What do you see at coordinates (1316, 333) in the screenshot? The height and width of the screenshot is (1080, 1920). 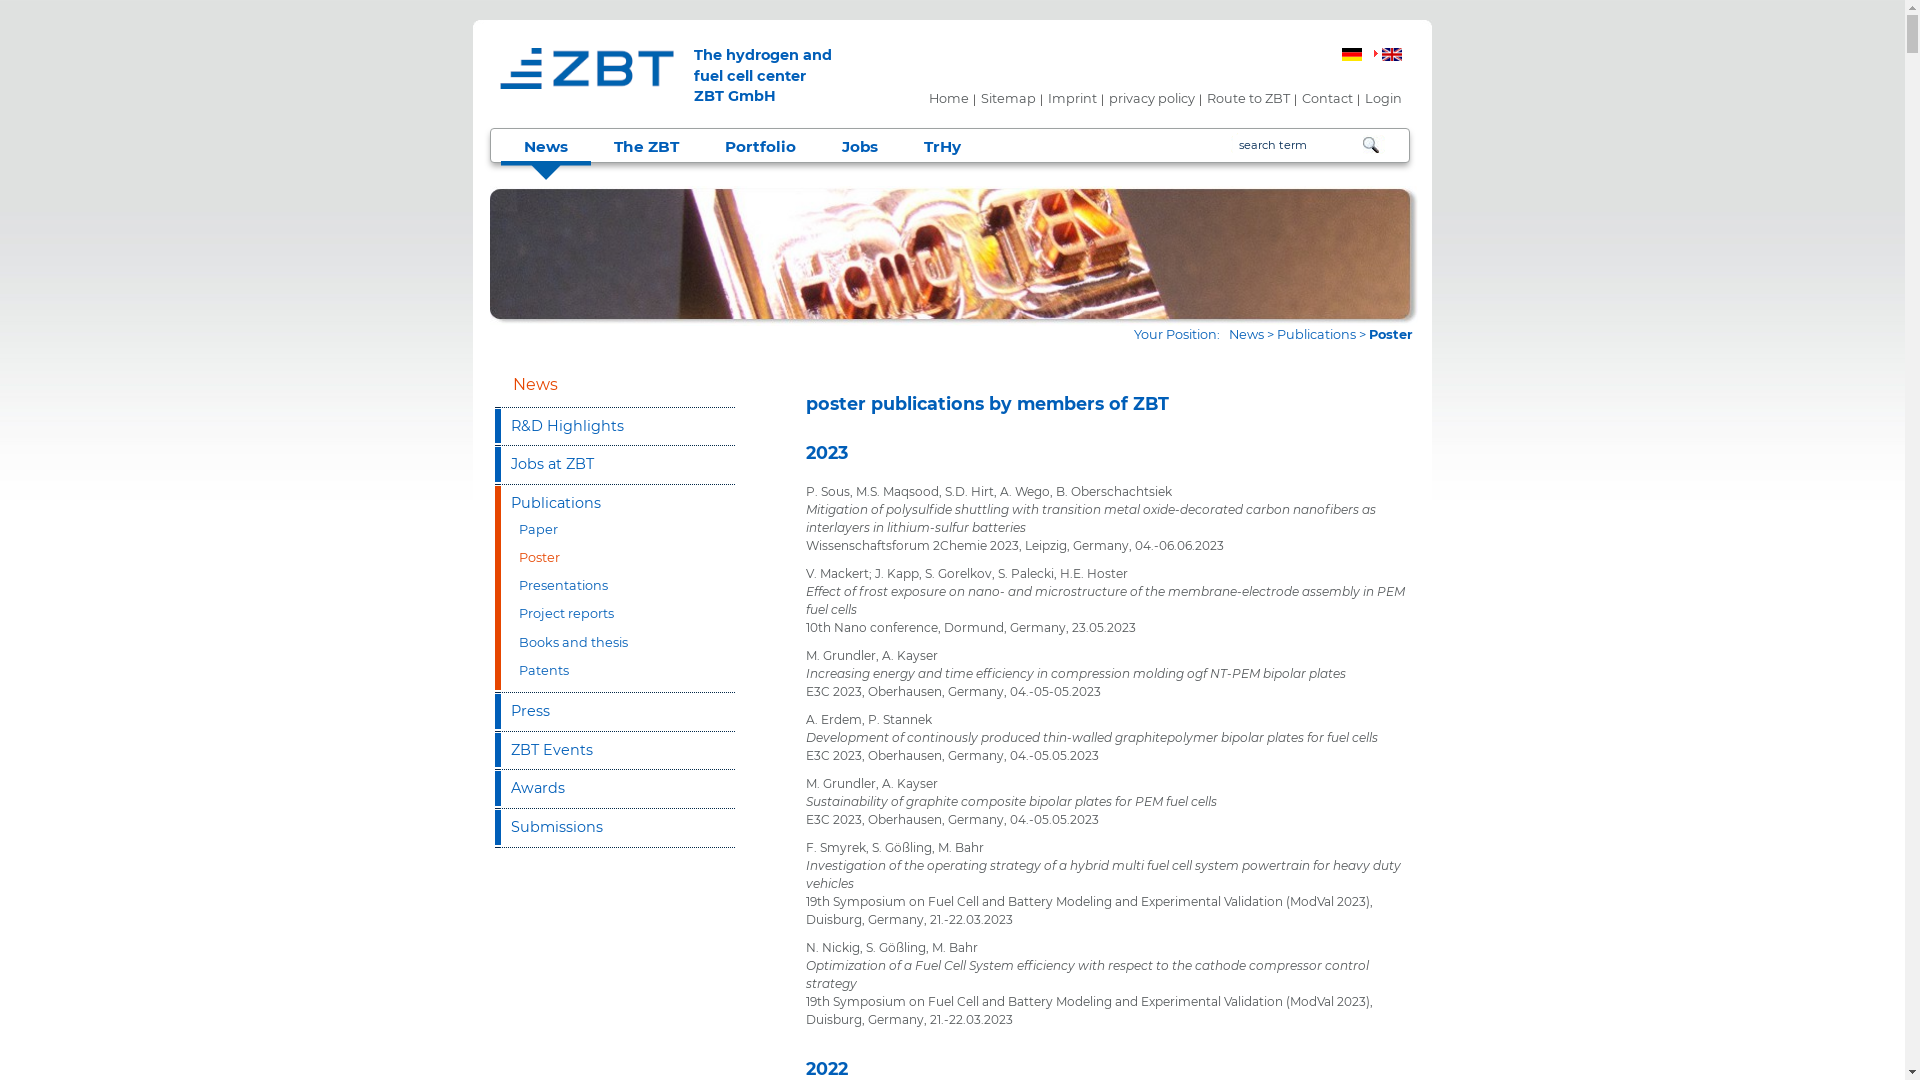 I see `'Publications'` at bounding box center [1316, 333].